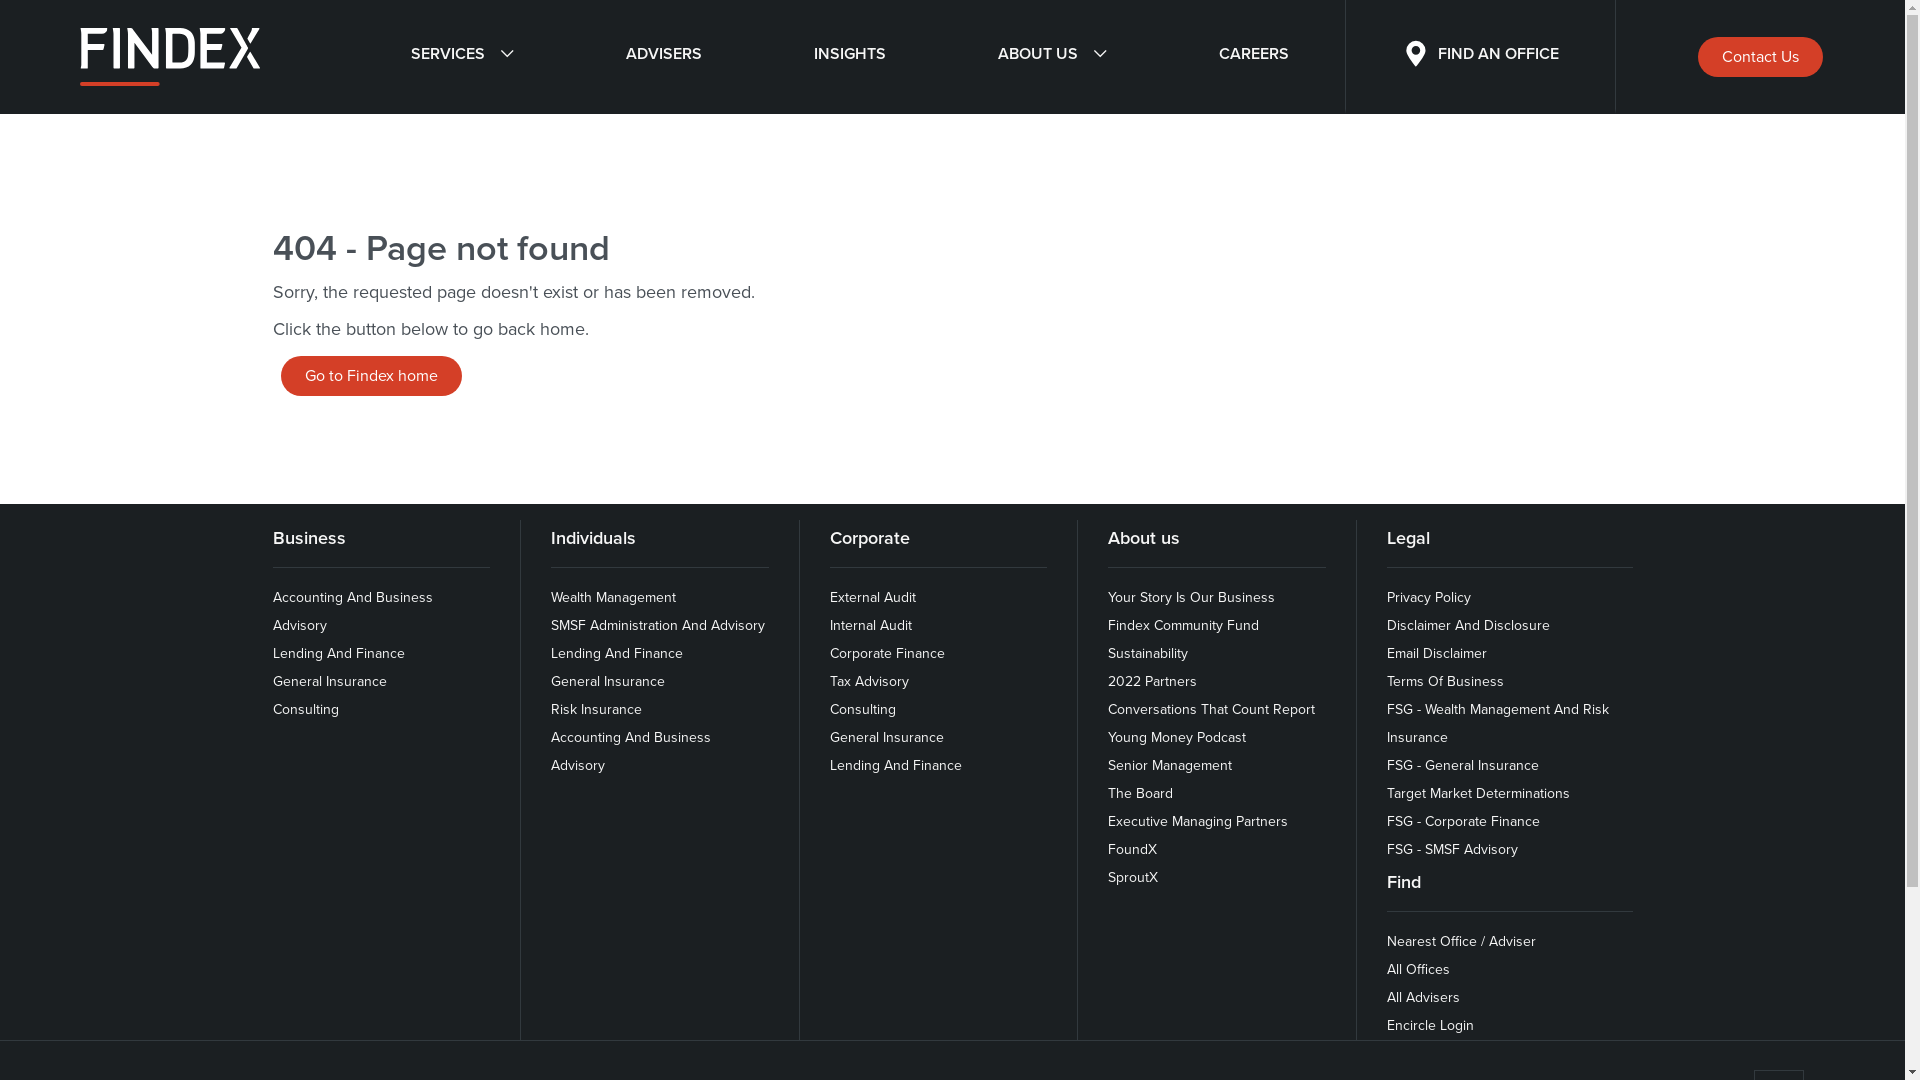 The height and width of the screenshot is (1080, 1920). Describe the element at coordinates (1386, 723) in the screenshot. I see `'FSG - Wealth Management And Risk Insurance'` at that location.